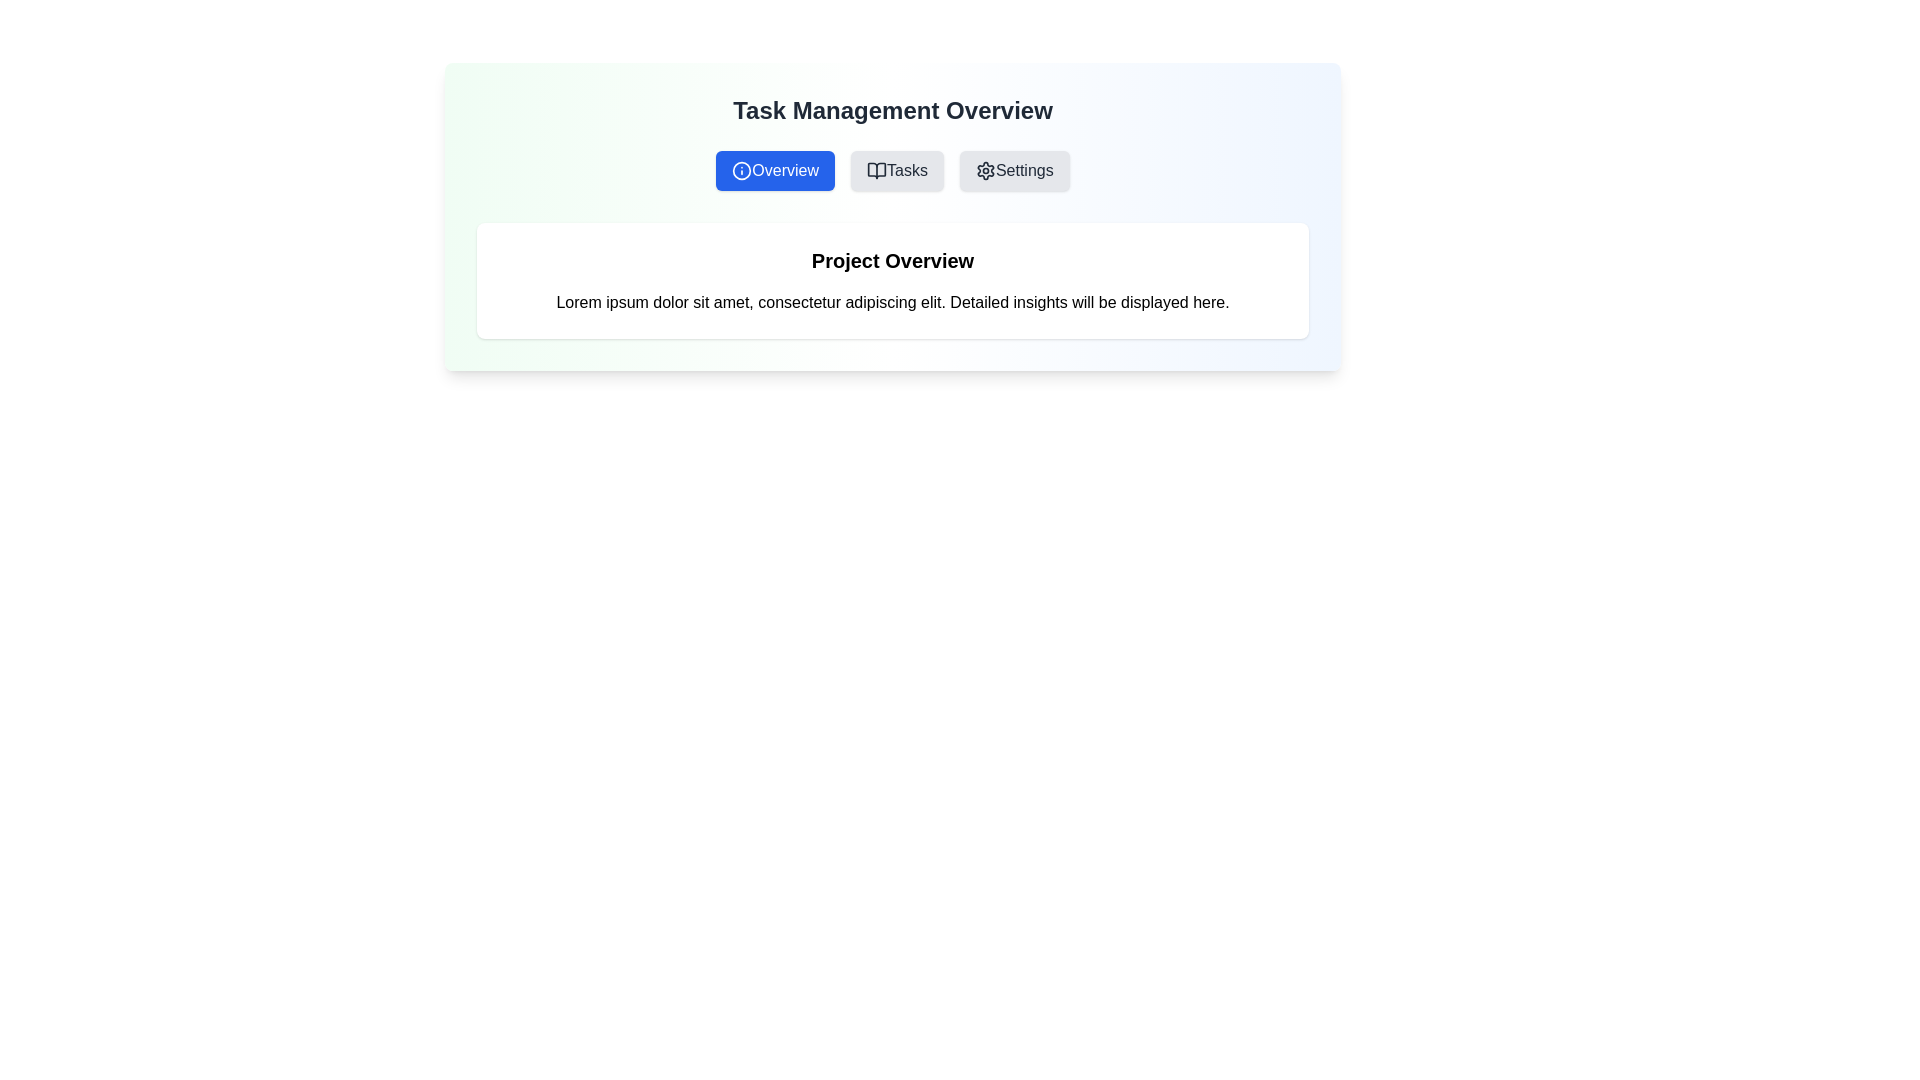  What do you see at coordinates (891, 169) in the screenshot?
I see `the Tasks button on the navigation bar located below the title 'Task Management Overview'` at bounding box center [891, 169].